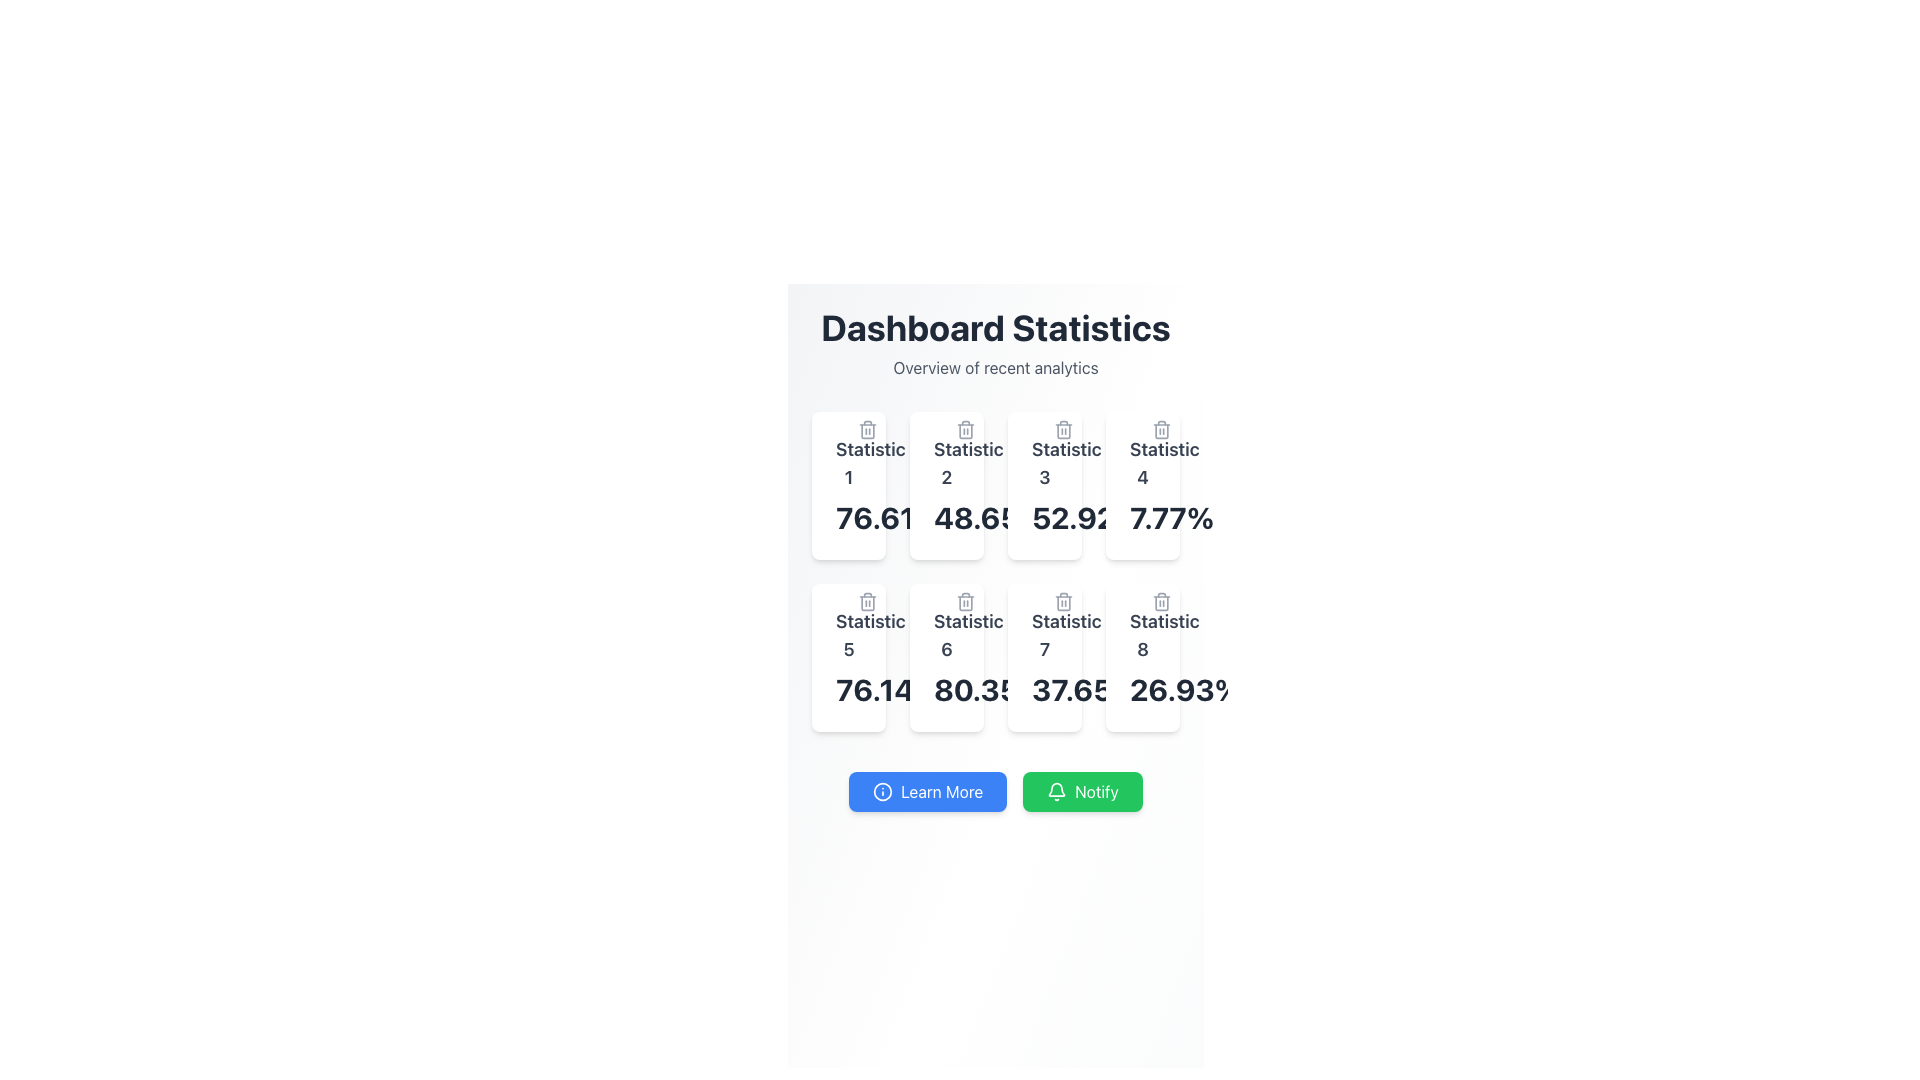  Describe the element at coordinates (1142, 486) in the screenshot. I see `the informational card displaying 'Statistic 4' with the delete action icon in the first row, fourth column` at that location.